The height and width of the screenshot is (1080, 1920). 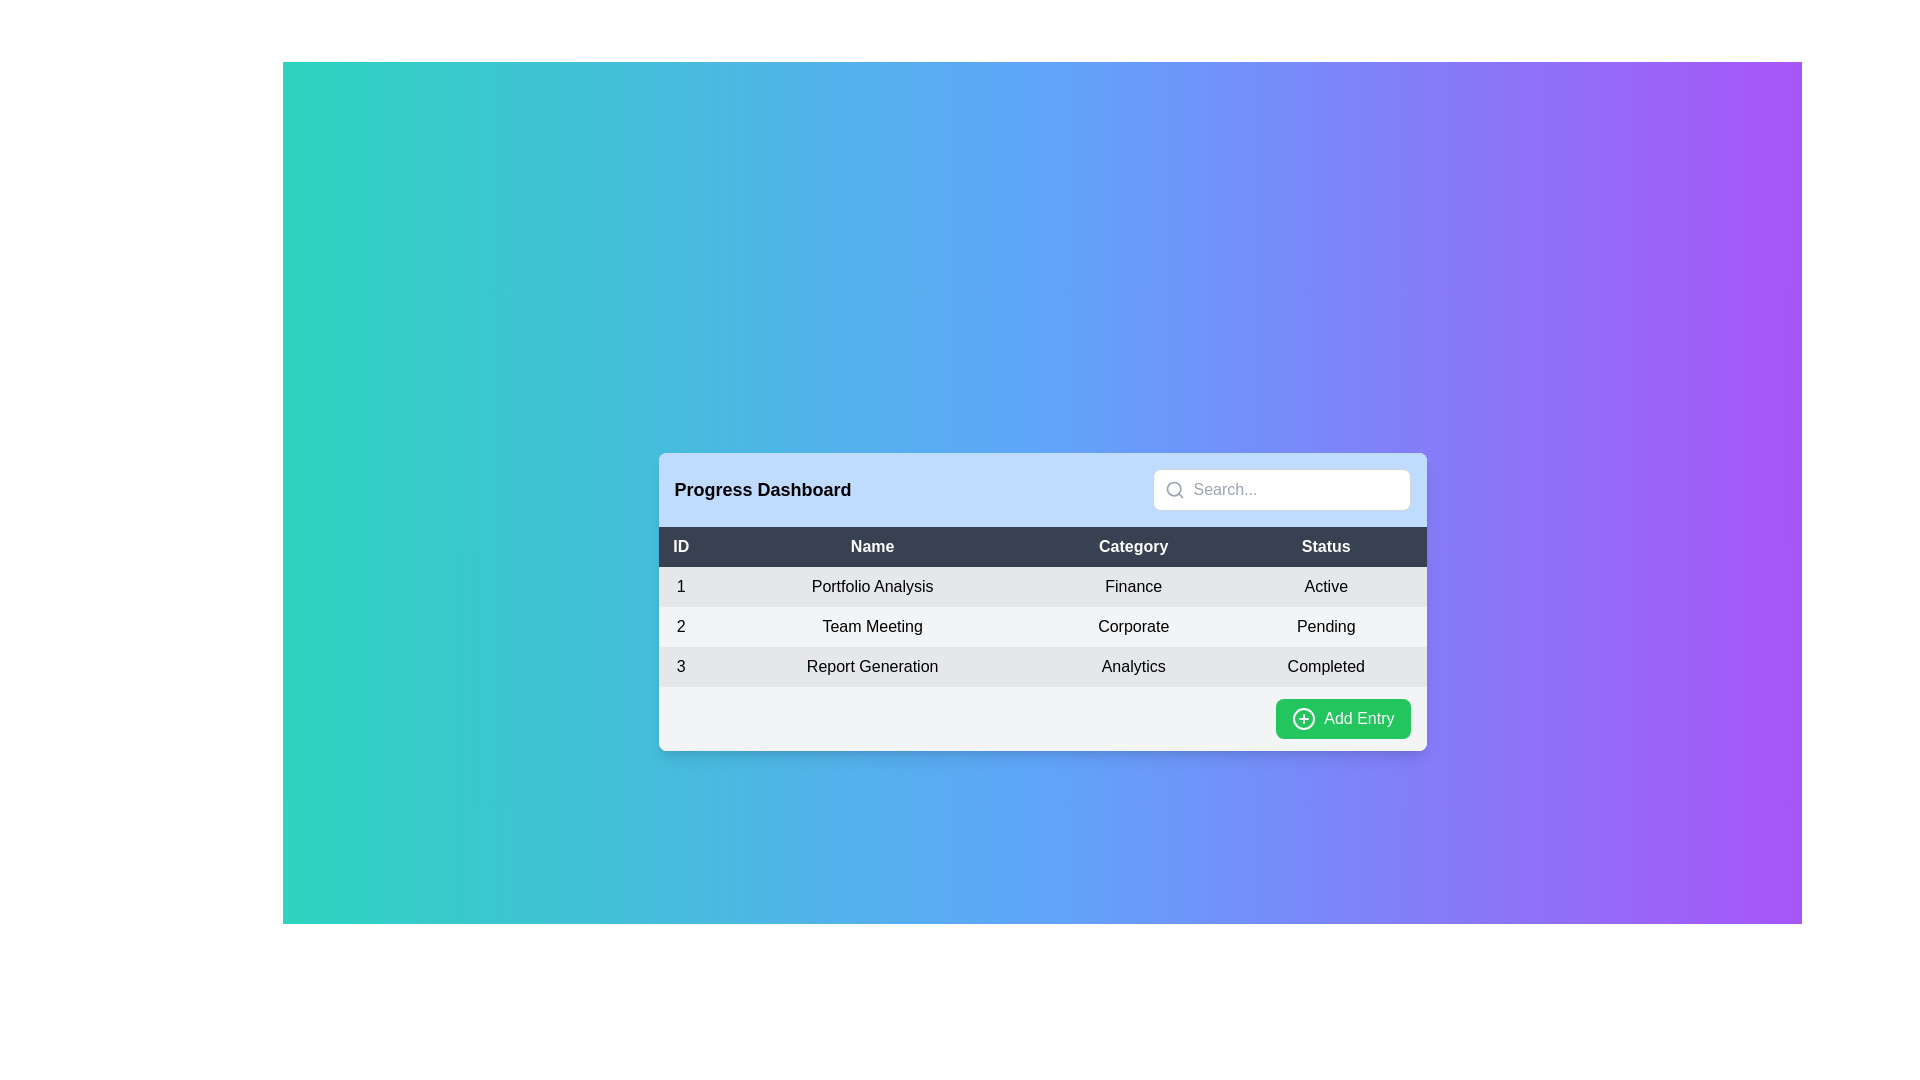 What do you see at coordinates (681, 547) in the screenshot?
I see `the Static text header element, which serves as the header for the first column listing identification numbers in the table` at bounding box center [681, 547].